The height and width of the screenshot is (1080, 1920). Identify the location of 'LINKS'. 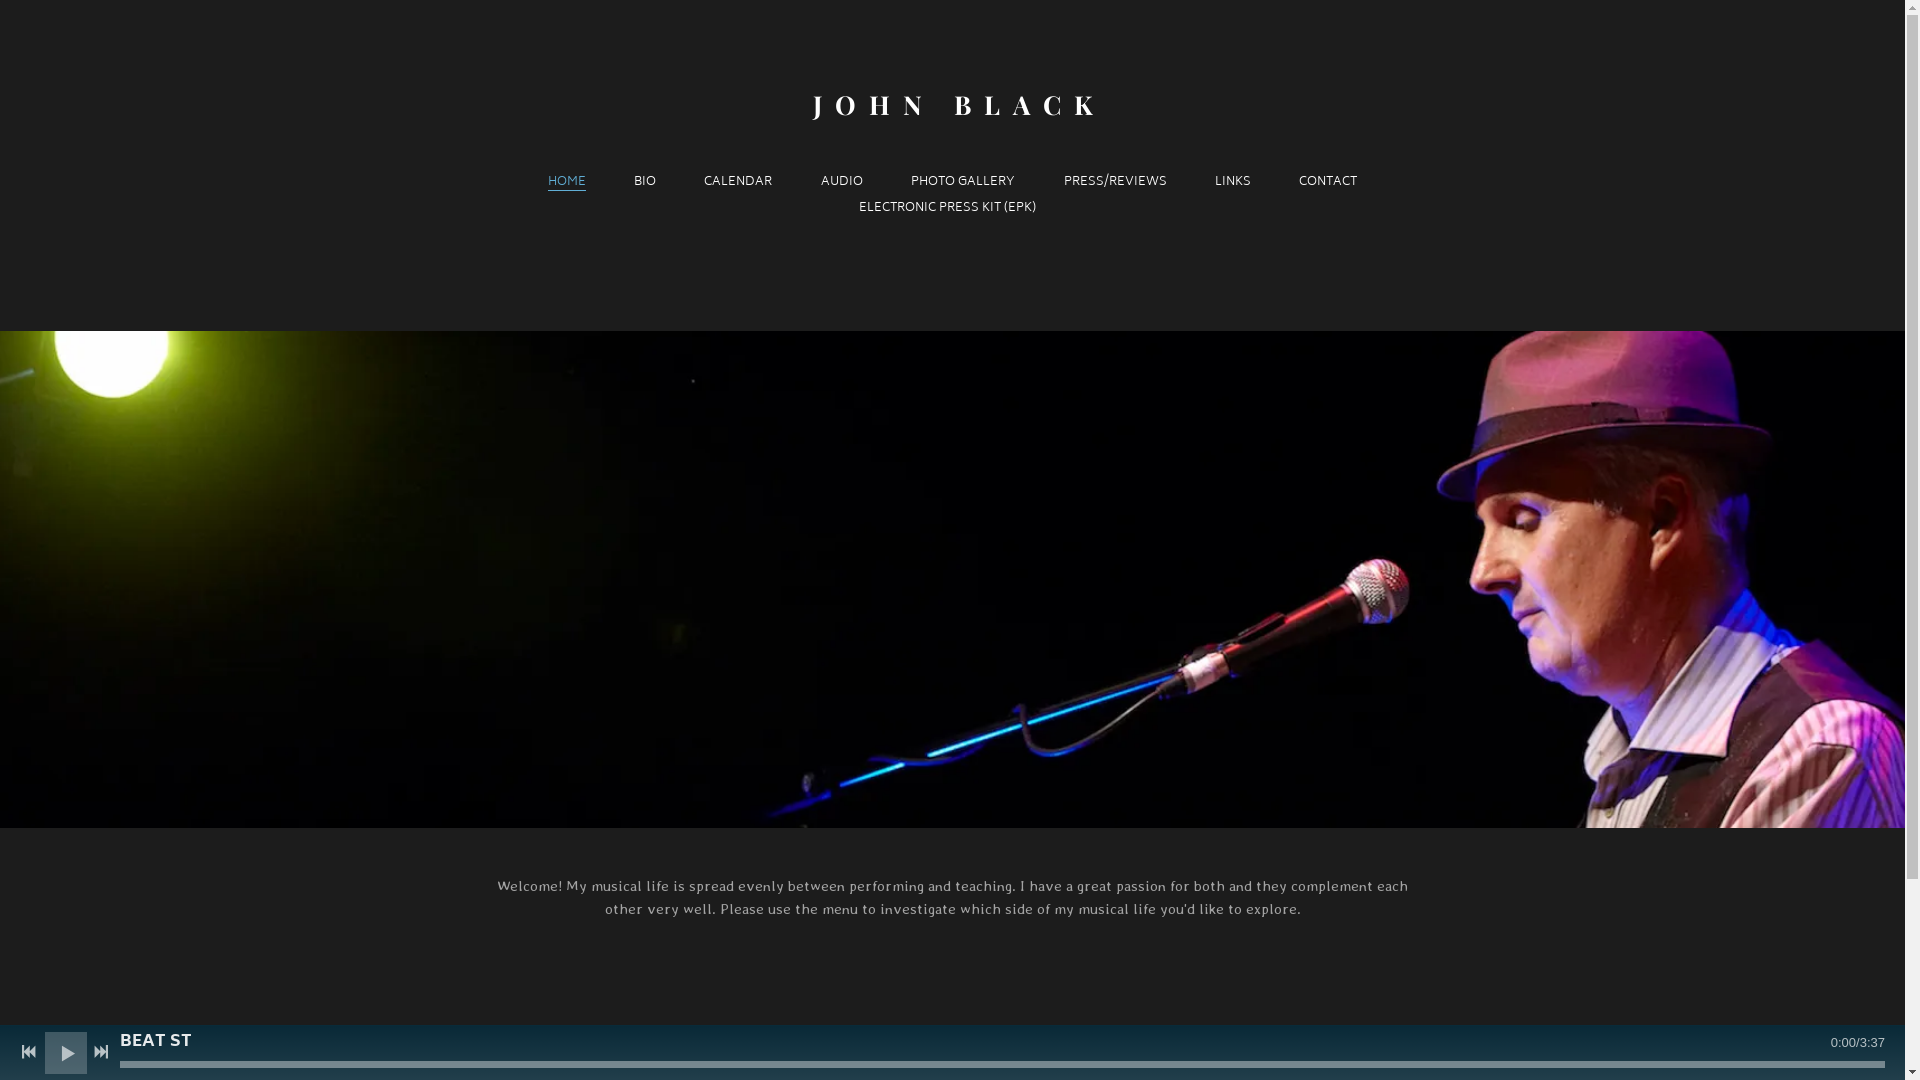
(1232, 182).